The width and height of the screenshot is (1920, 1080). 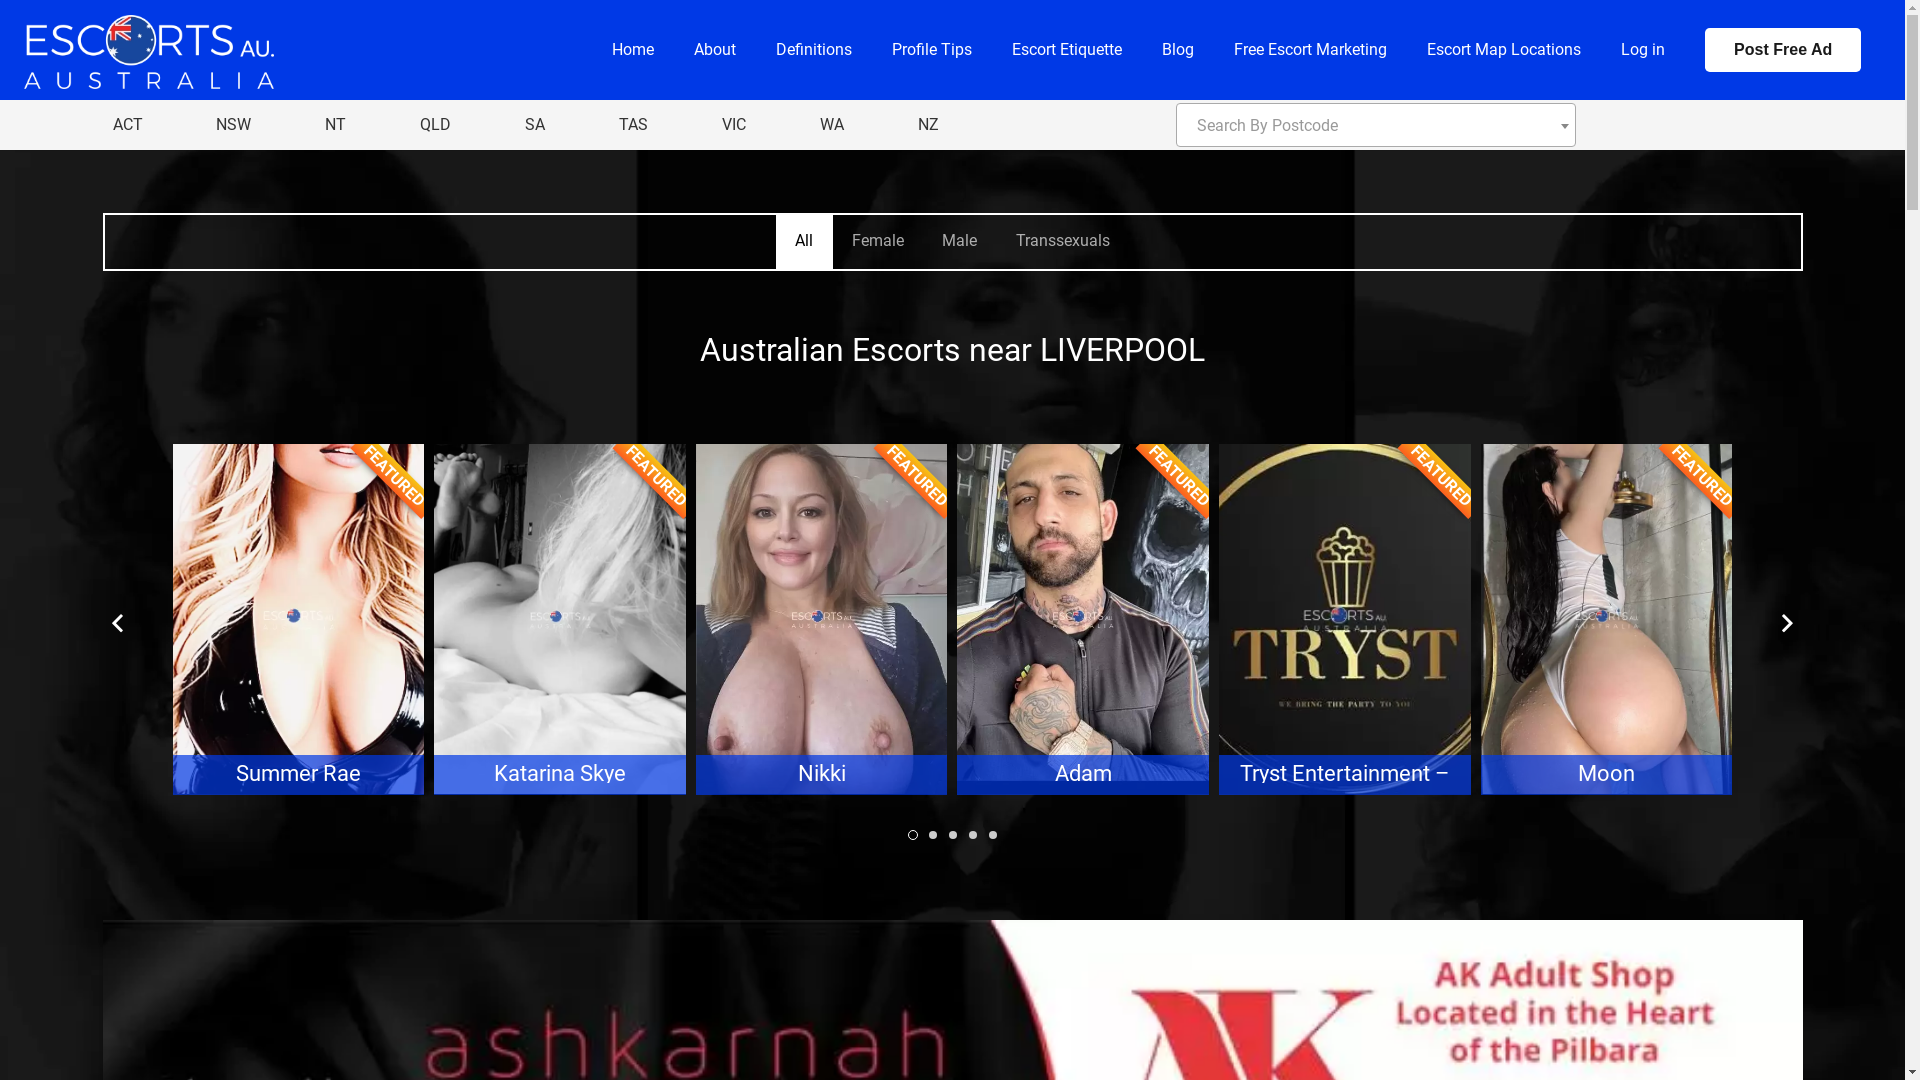 What do you see at coordinates (632, 49) in the screenshot?
I see `'Home'` at bounding box center [632, 49].